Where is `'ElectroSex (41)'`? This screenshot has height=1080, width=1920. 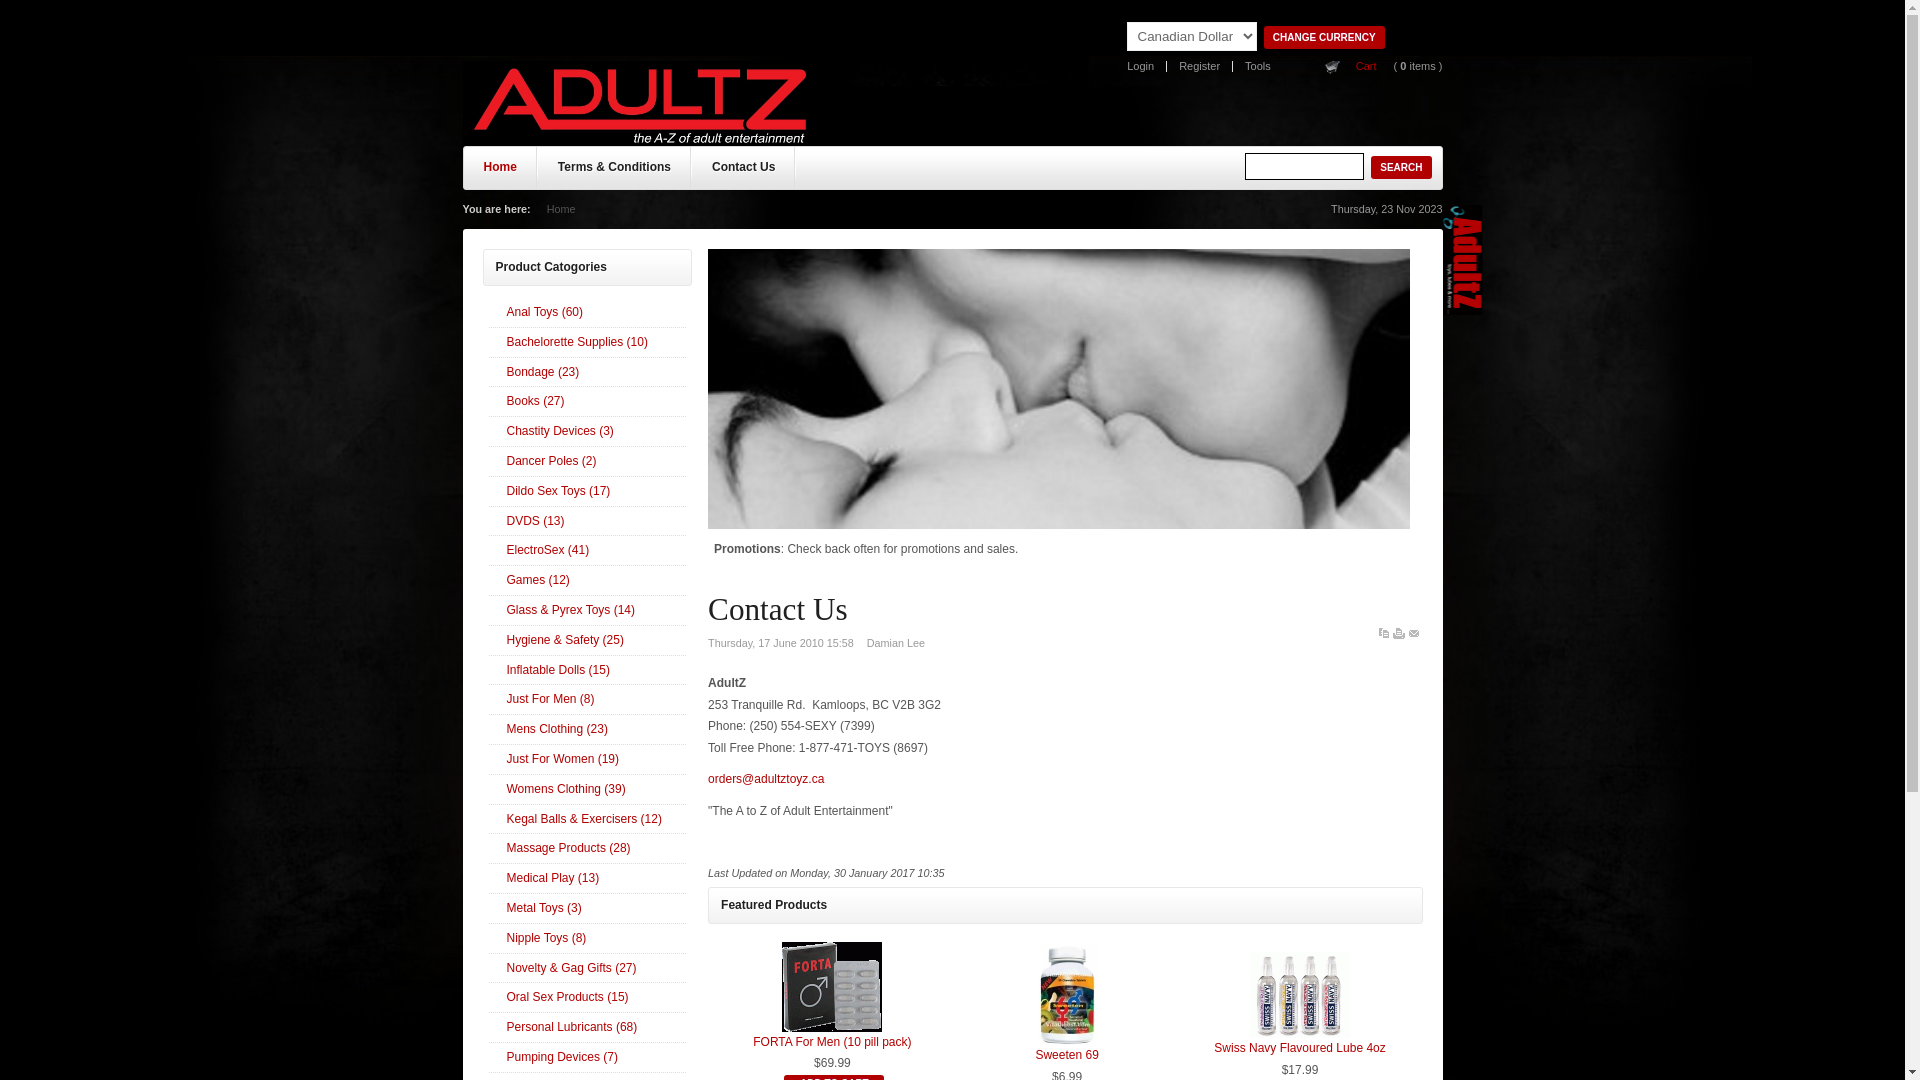 'ElectroSex (41)' is located at coordinates (585, 551).